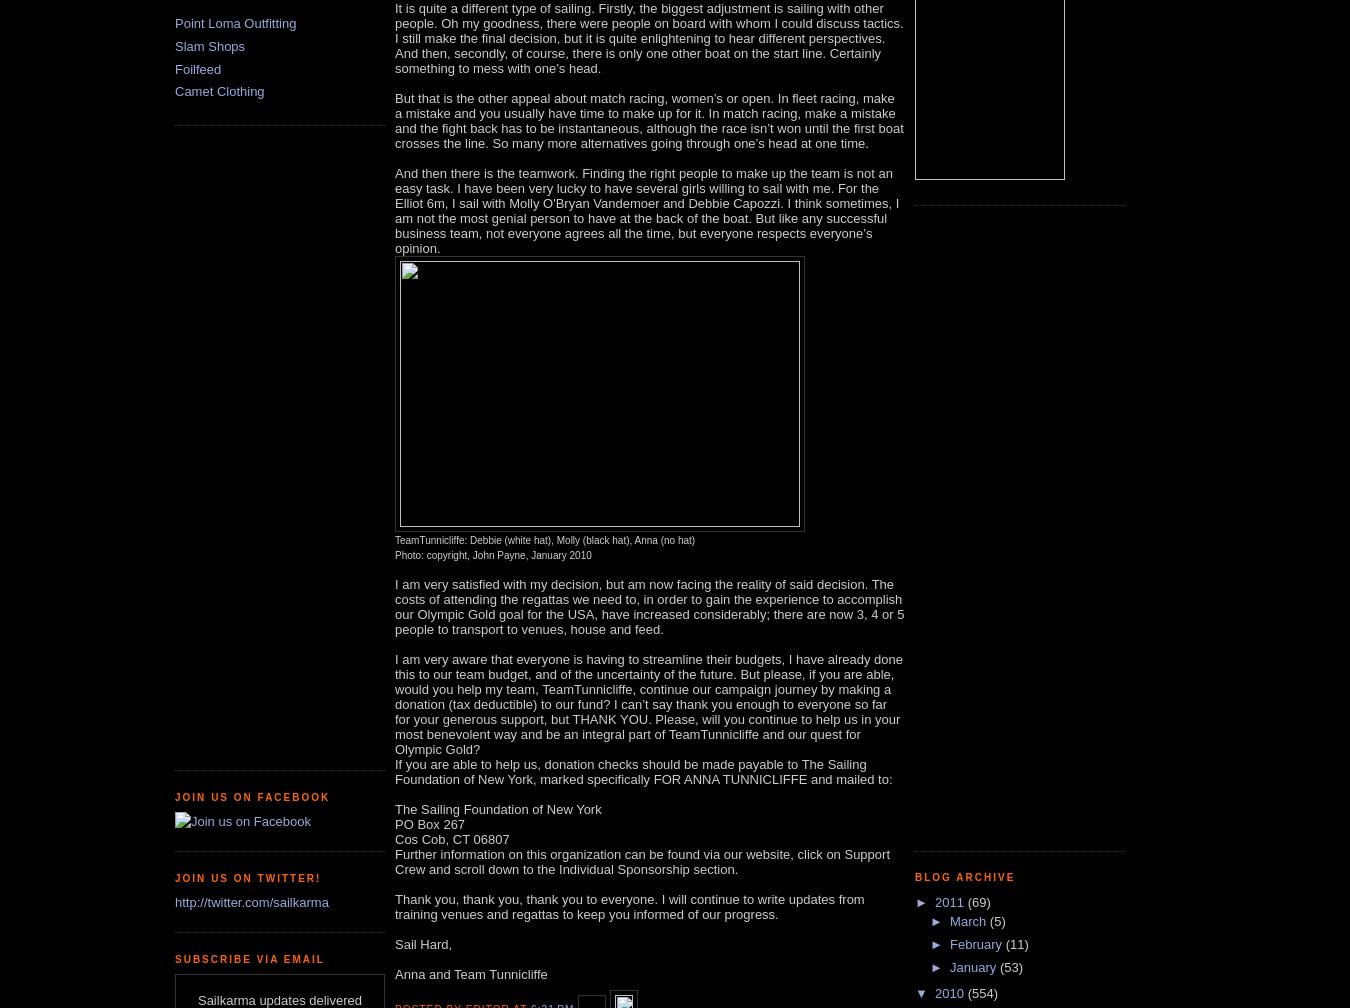  Describe the element at coordinates (649, 606) in the screenshot. I see `'I am very satisfied with my decision, but am now facing the reality of said decision.  The costs of attending the regattas we need to, in order to gain the experience to accomplish our Olympic Gold goal for the USA, have increased considerably; there are now 3, 4 or 5 people to transport to venues, house and feed.'` at that location.